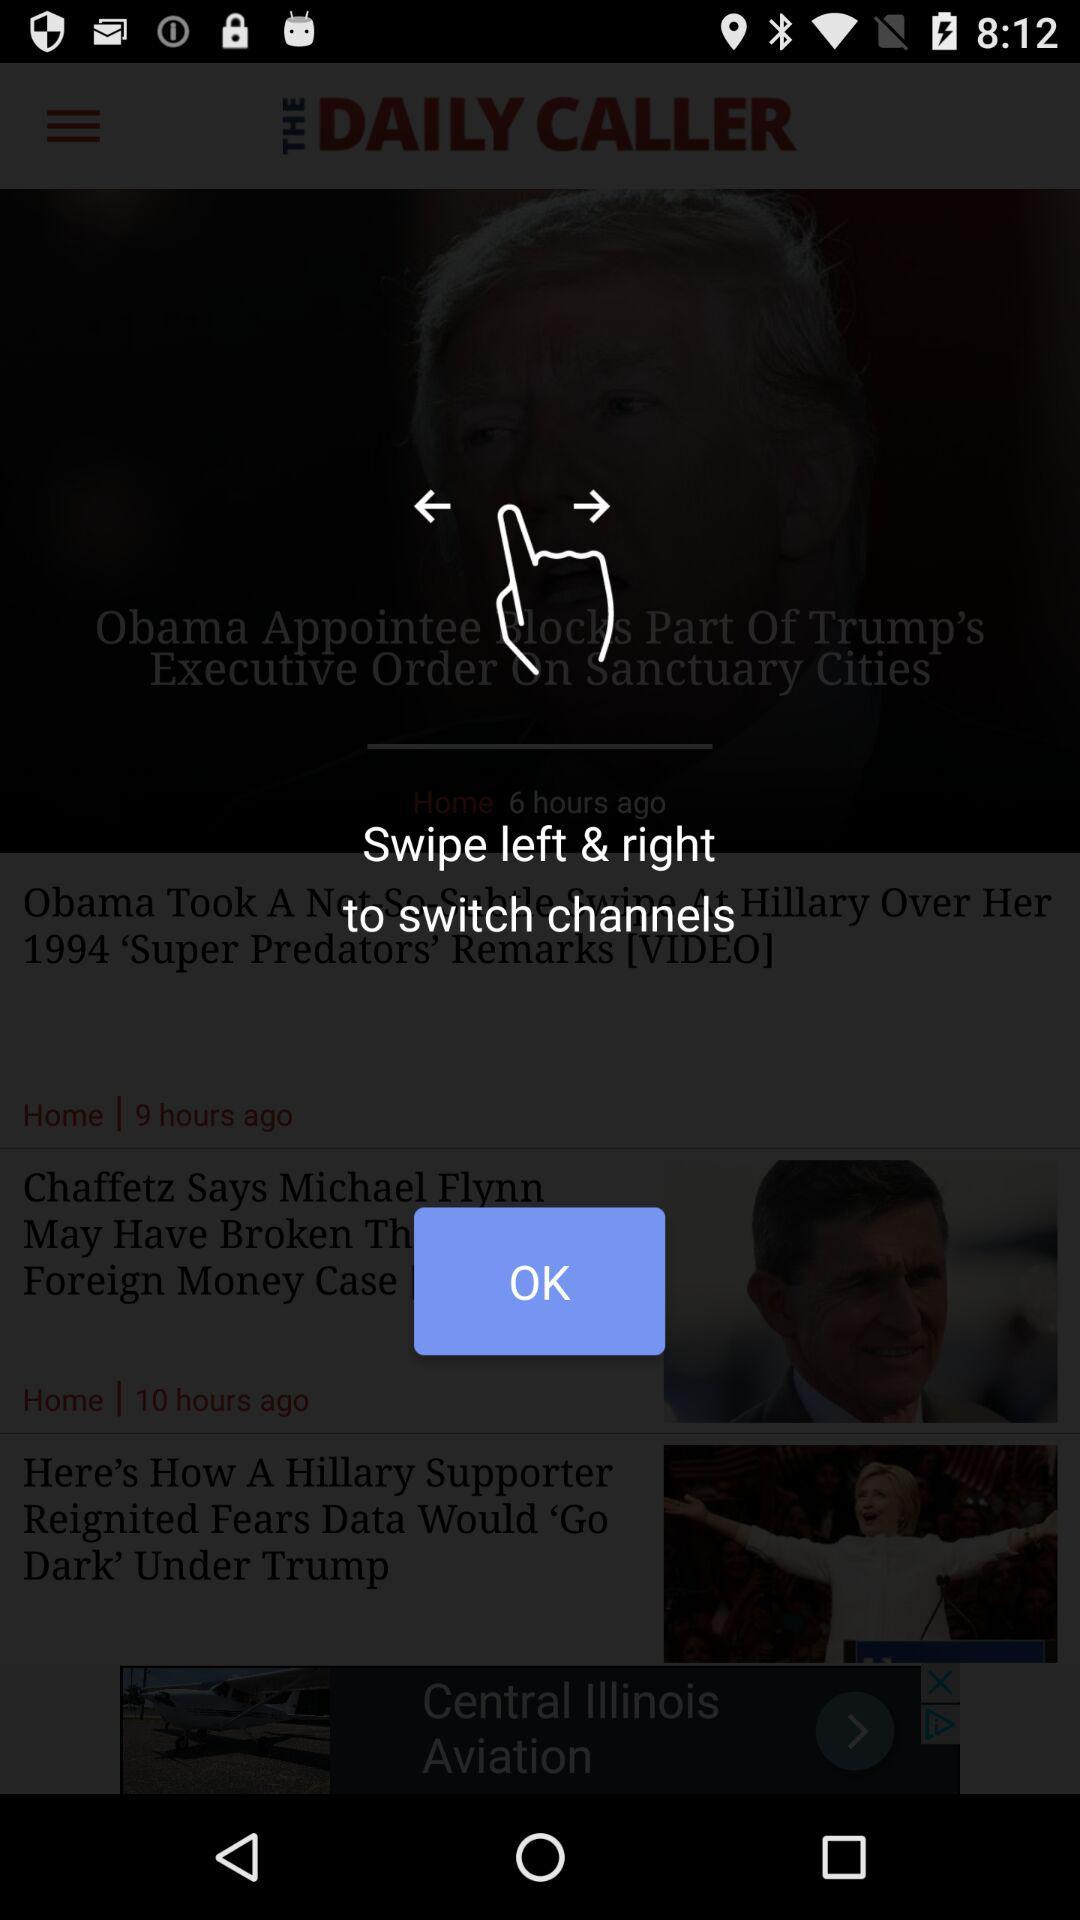 The image size is (1080, 1920). What do you see at coordinates (538, 1291) in the screenshot?
I see `item below the swipe left right item` at bounding box center [538, 1291].